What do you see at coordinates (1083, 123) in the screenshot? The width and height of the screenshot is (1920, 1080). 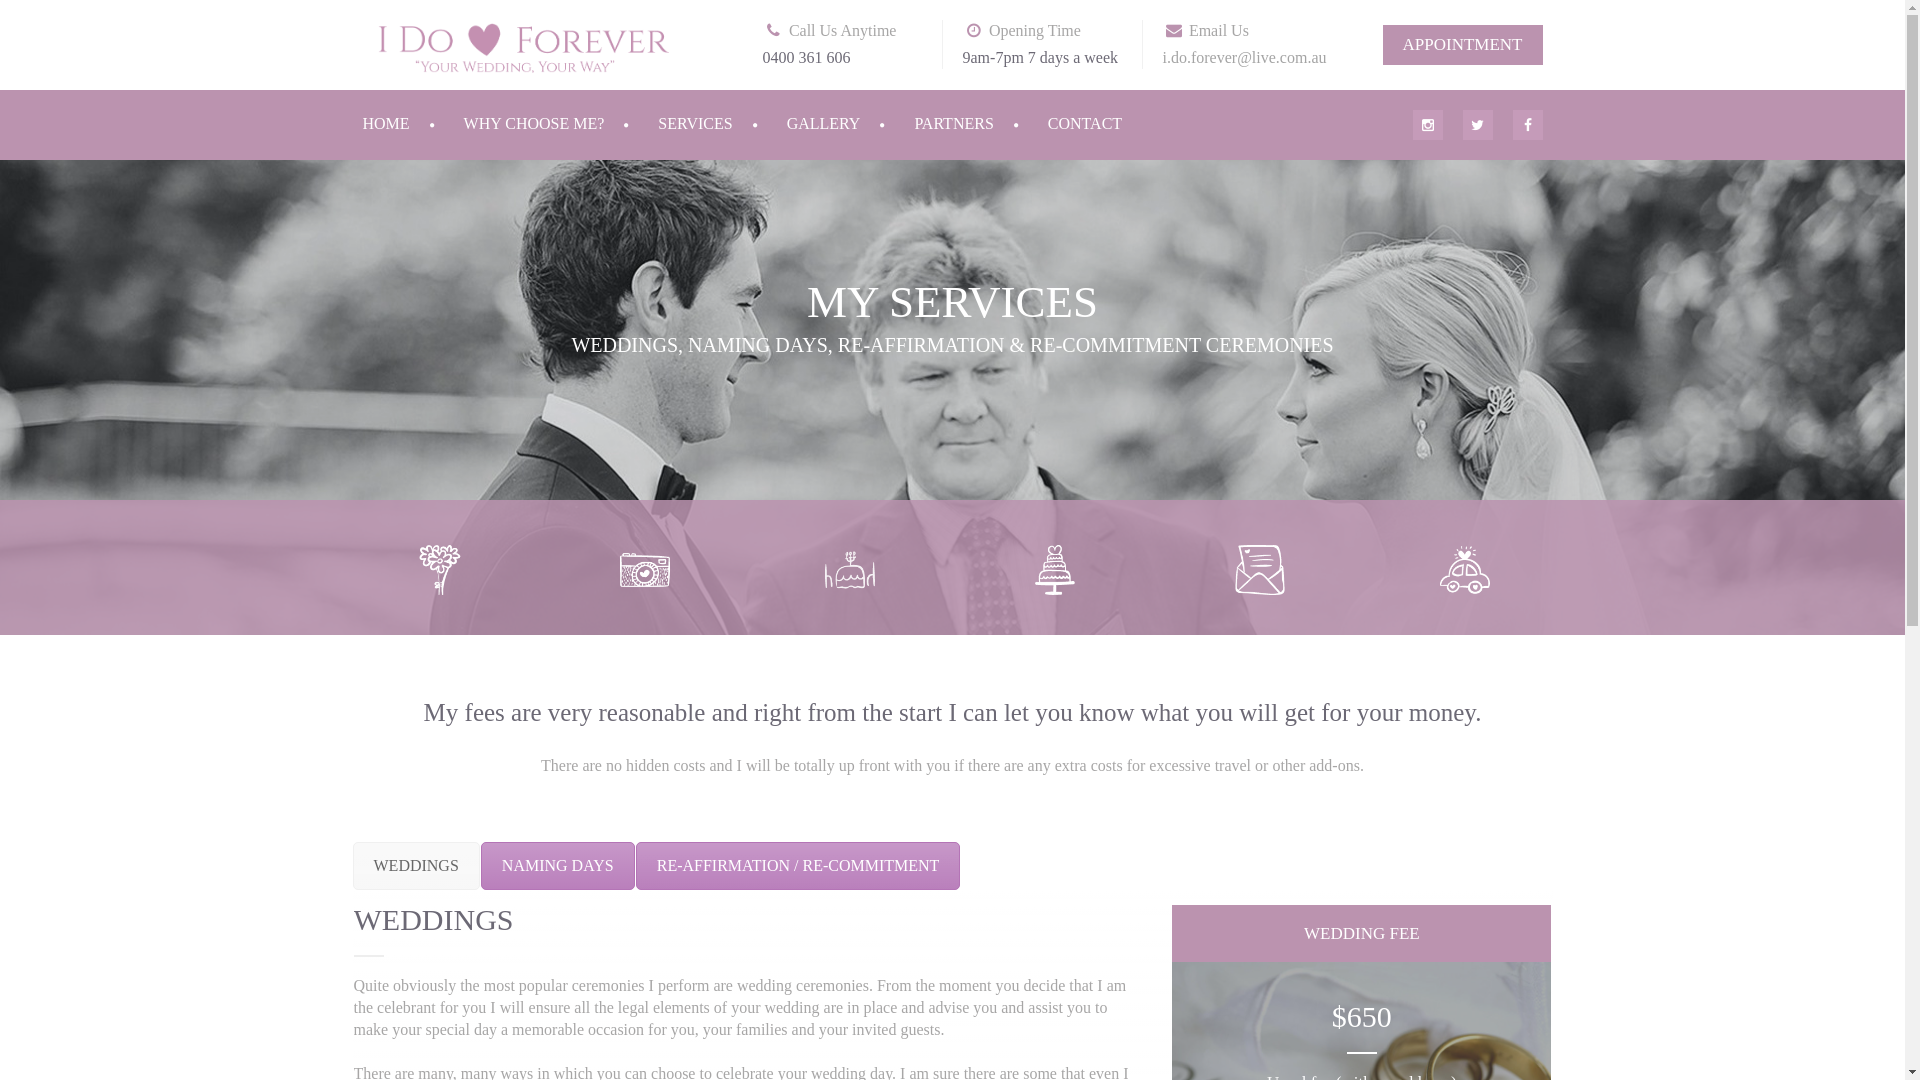 I see `'CONTACT'` at bounding box center [1083, 123].